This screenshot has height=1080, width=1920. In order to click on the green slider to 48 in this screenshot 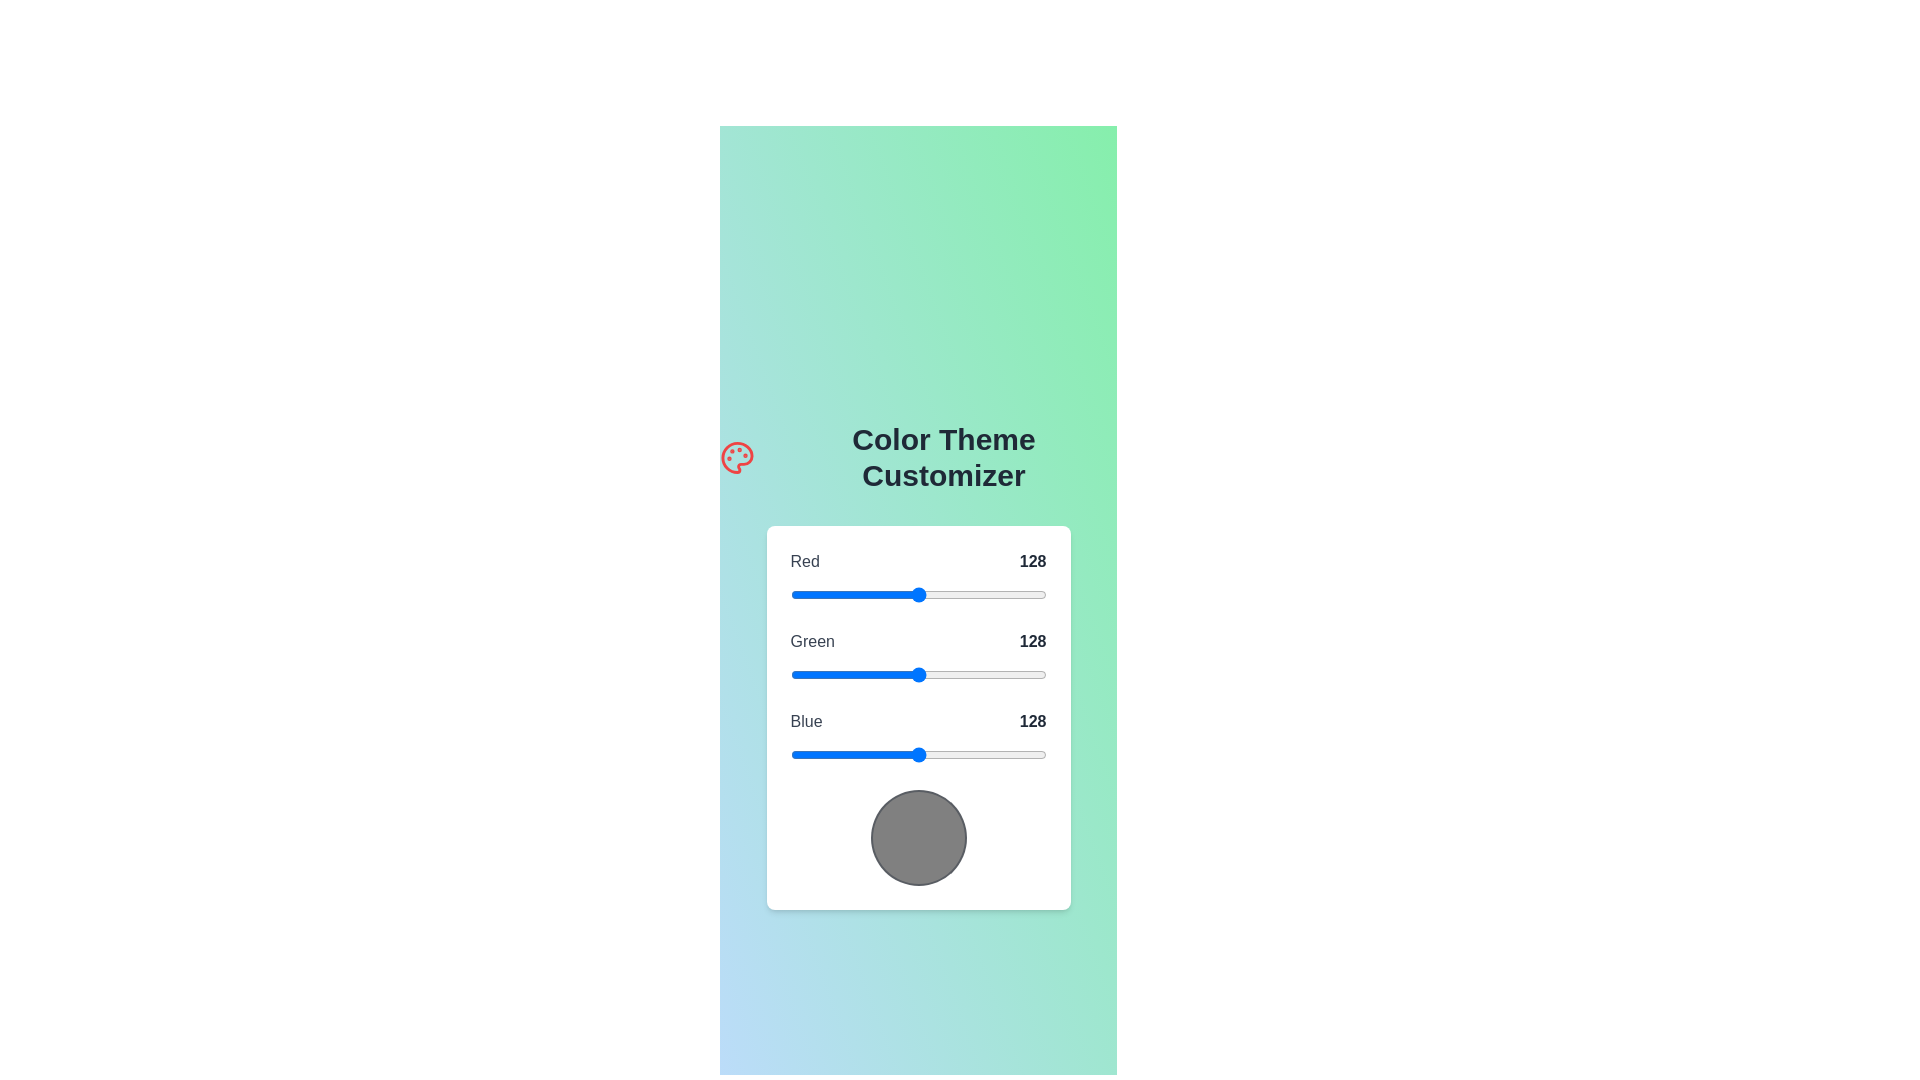, I will do `click(838, 675)`.